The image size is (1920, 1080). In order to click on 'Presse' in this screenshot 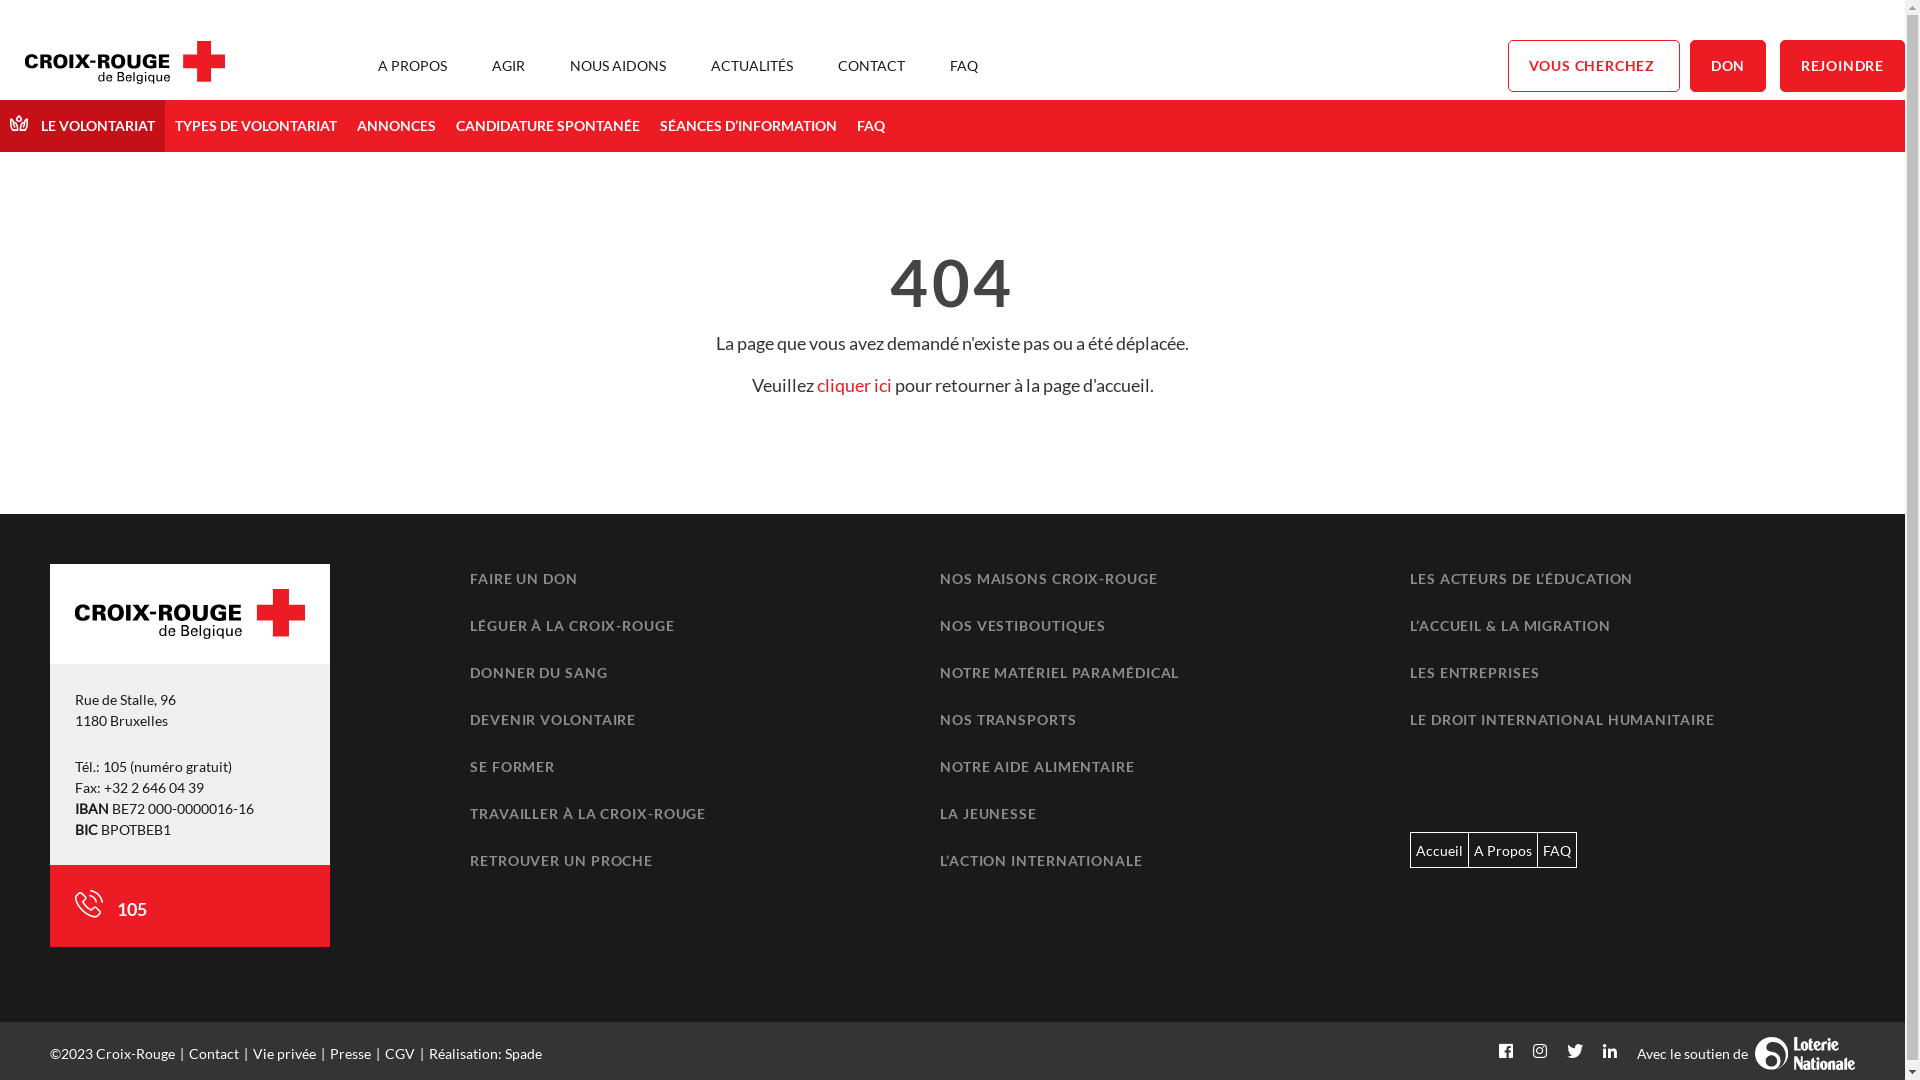, I will do `click(350, 1052)`.